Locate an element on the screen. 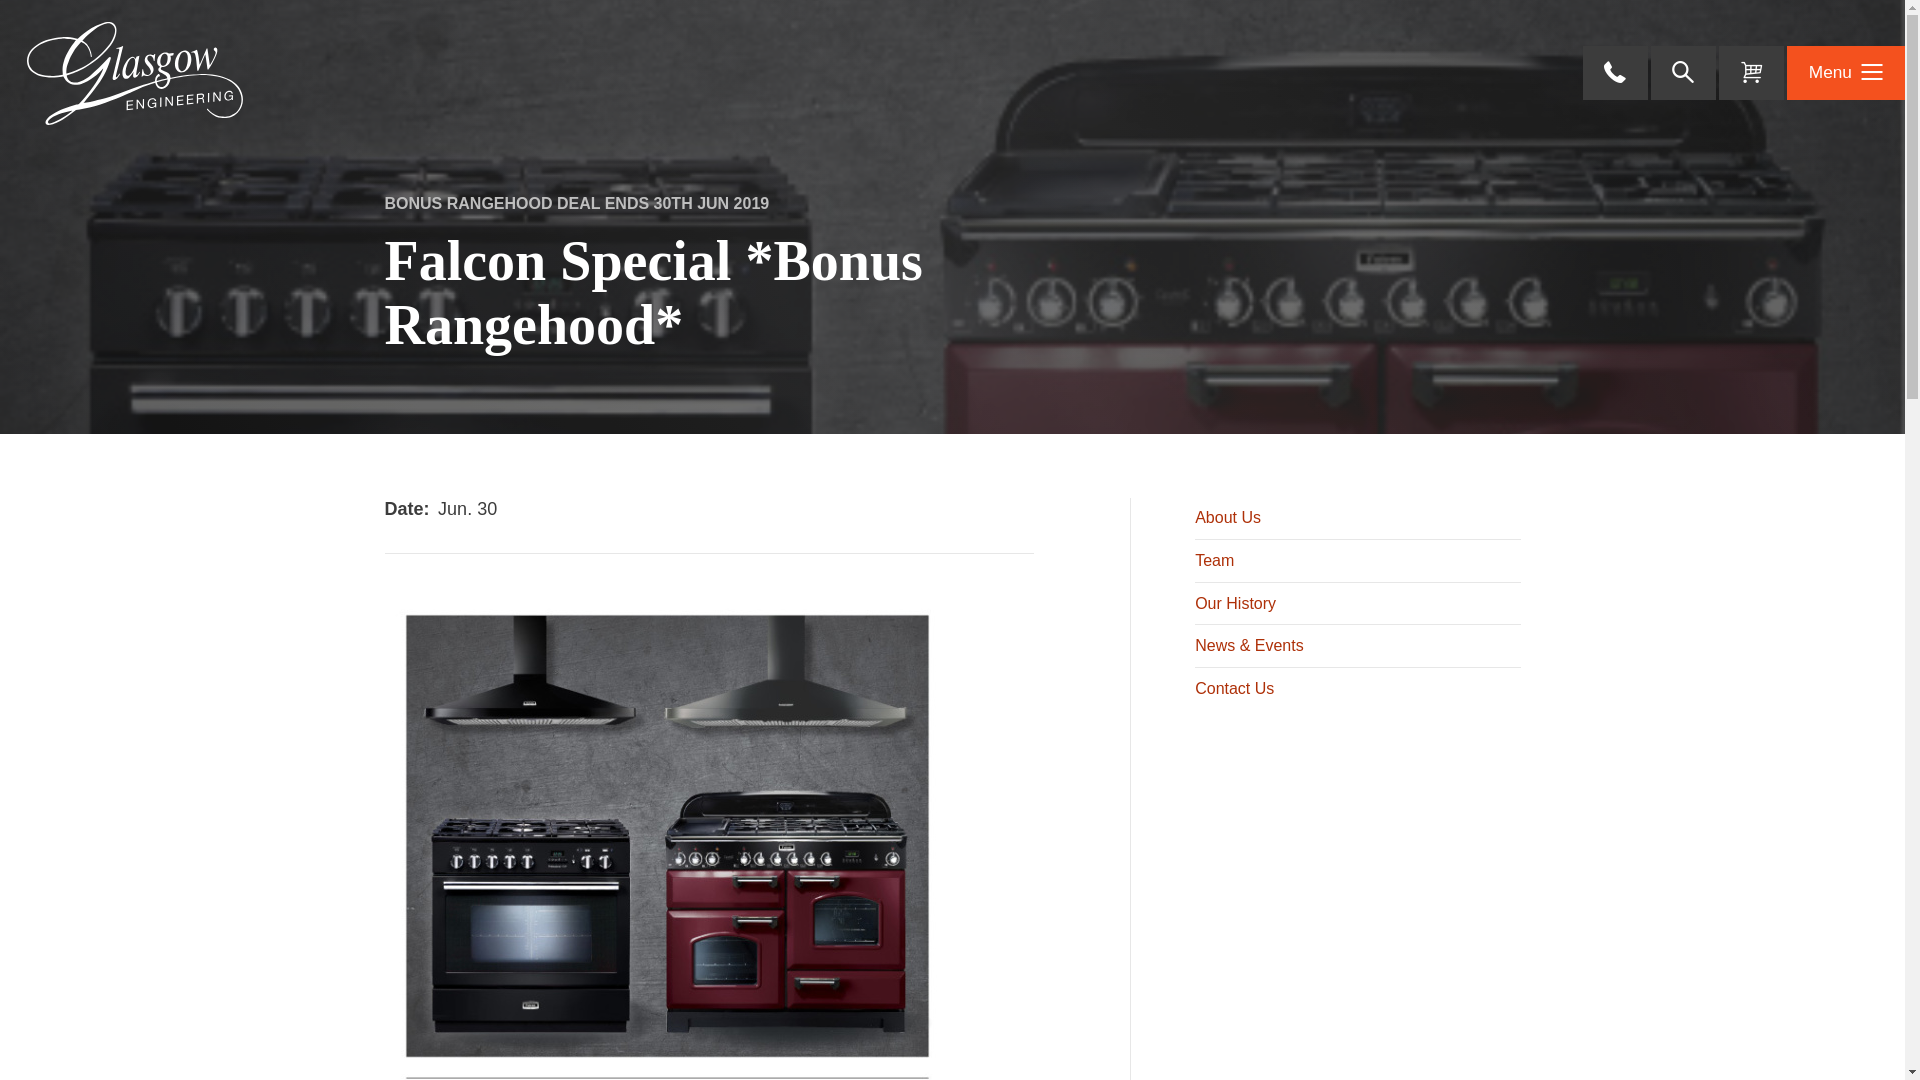  'About Us' is located at coordinates (1195, 518).